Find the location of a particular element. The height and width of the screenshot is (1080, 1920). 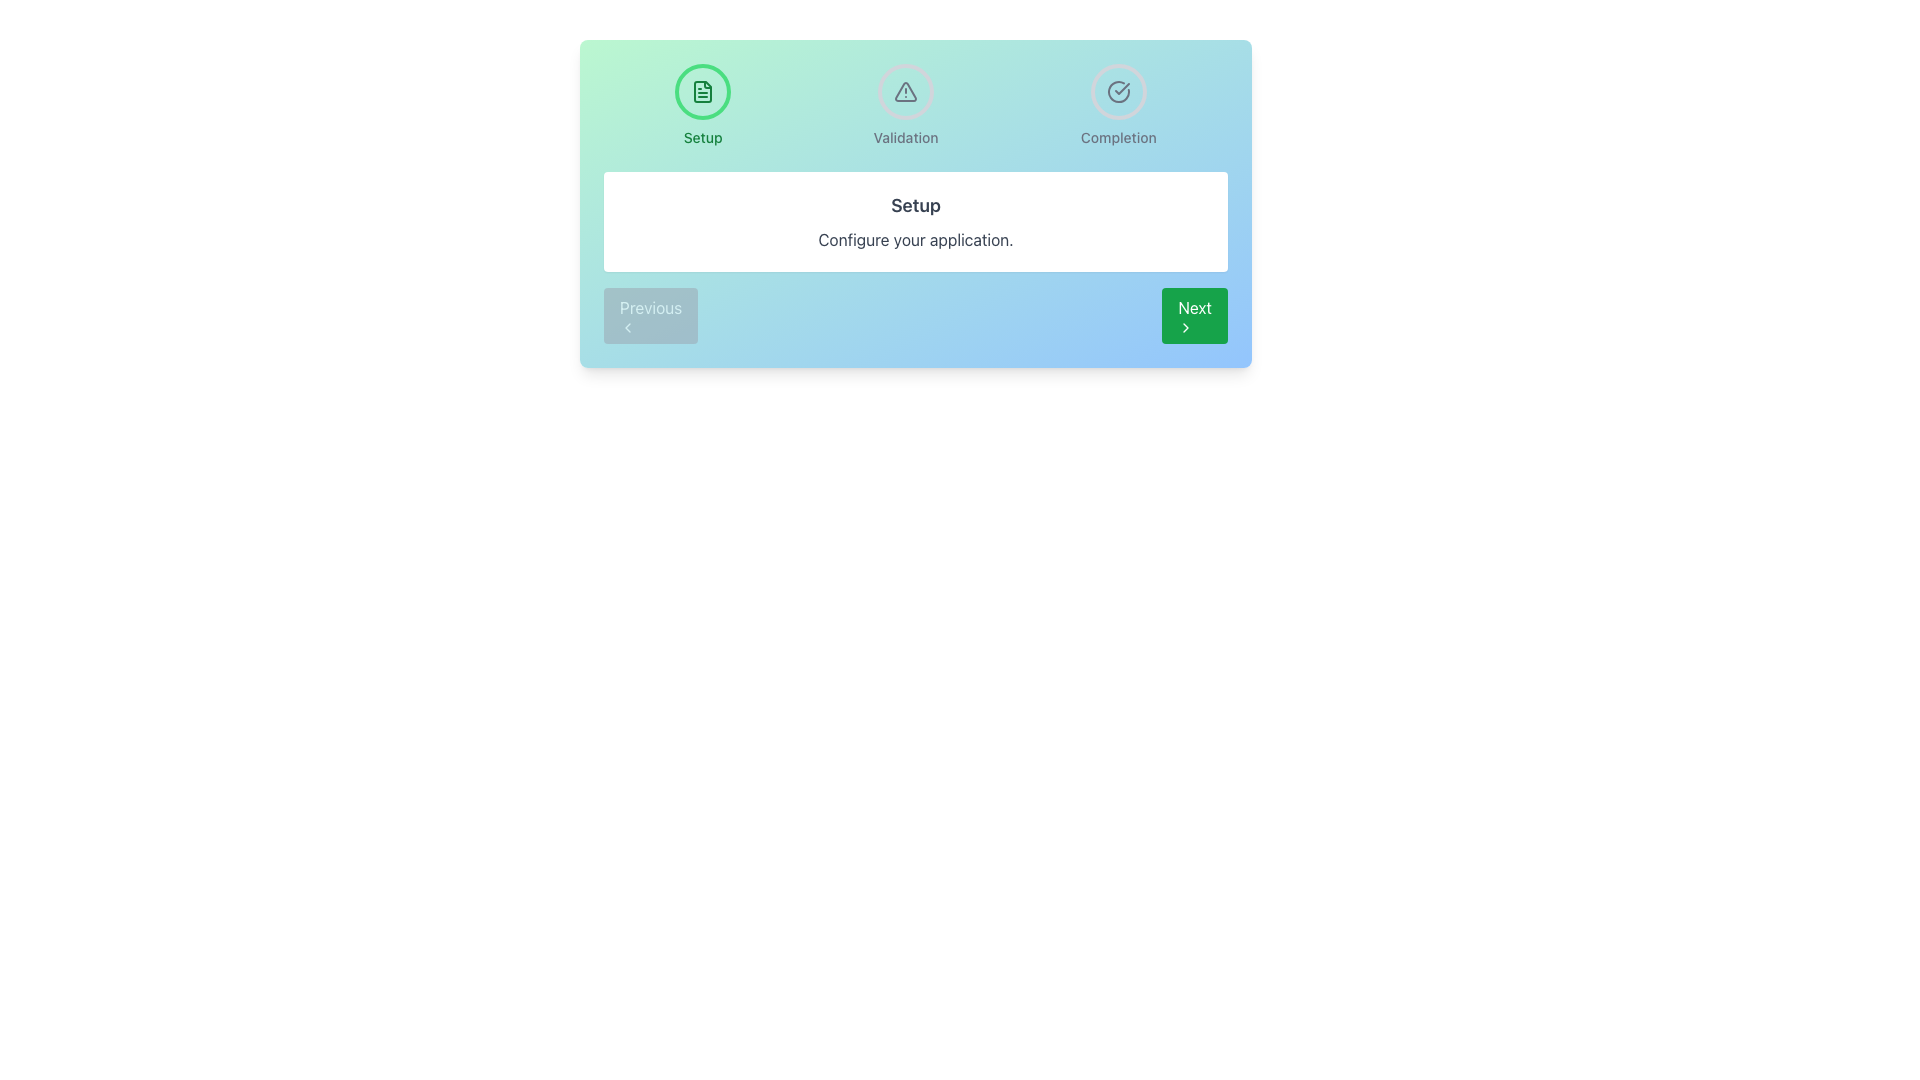

the rightward chevron icon of the 'Next' button, which is styled in white on a green background and located in the bottom-right of the interface is located at coordinates (1186, 326).